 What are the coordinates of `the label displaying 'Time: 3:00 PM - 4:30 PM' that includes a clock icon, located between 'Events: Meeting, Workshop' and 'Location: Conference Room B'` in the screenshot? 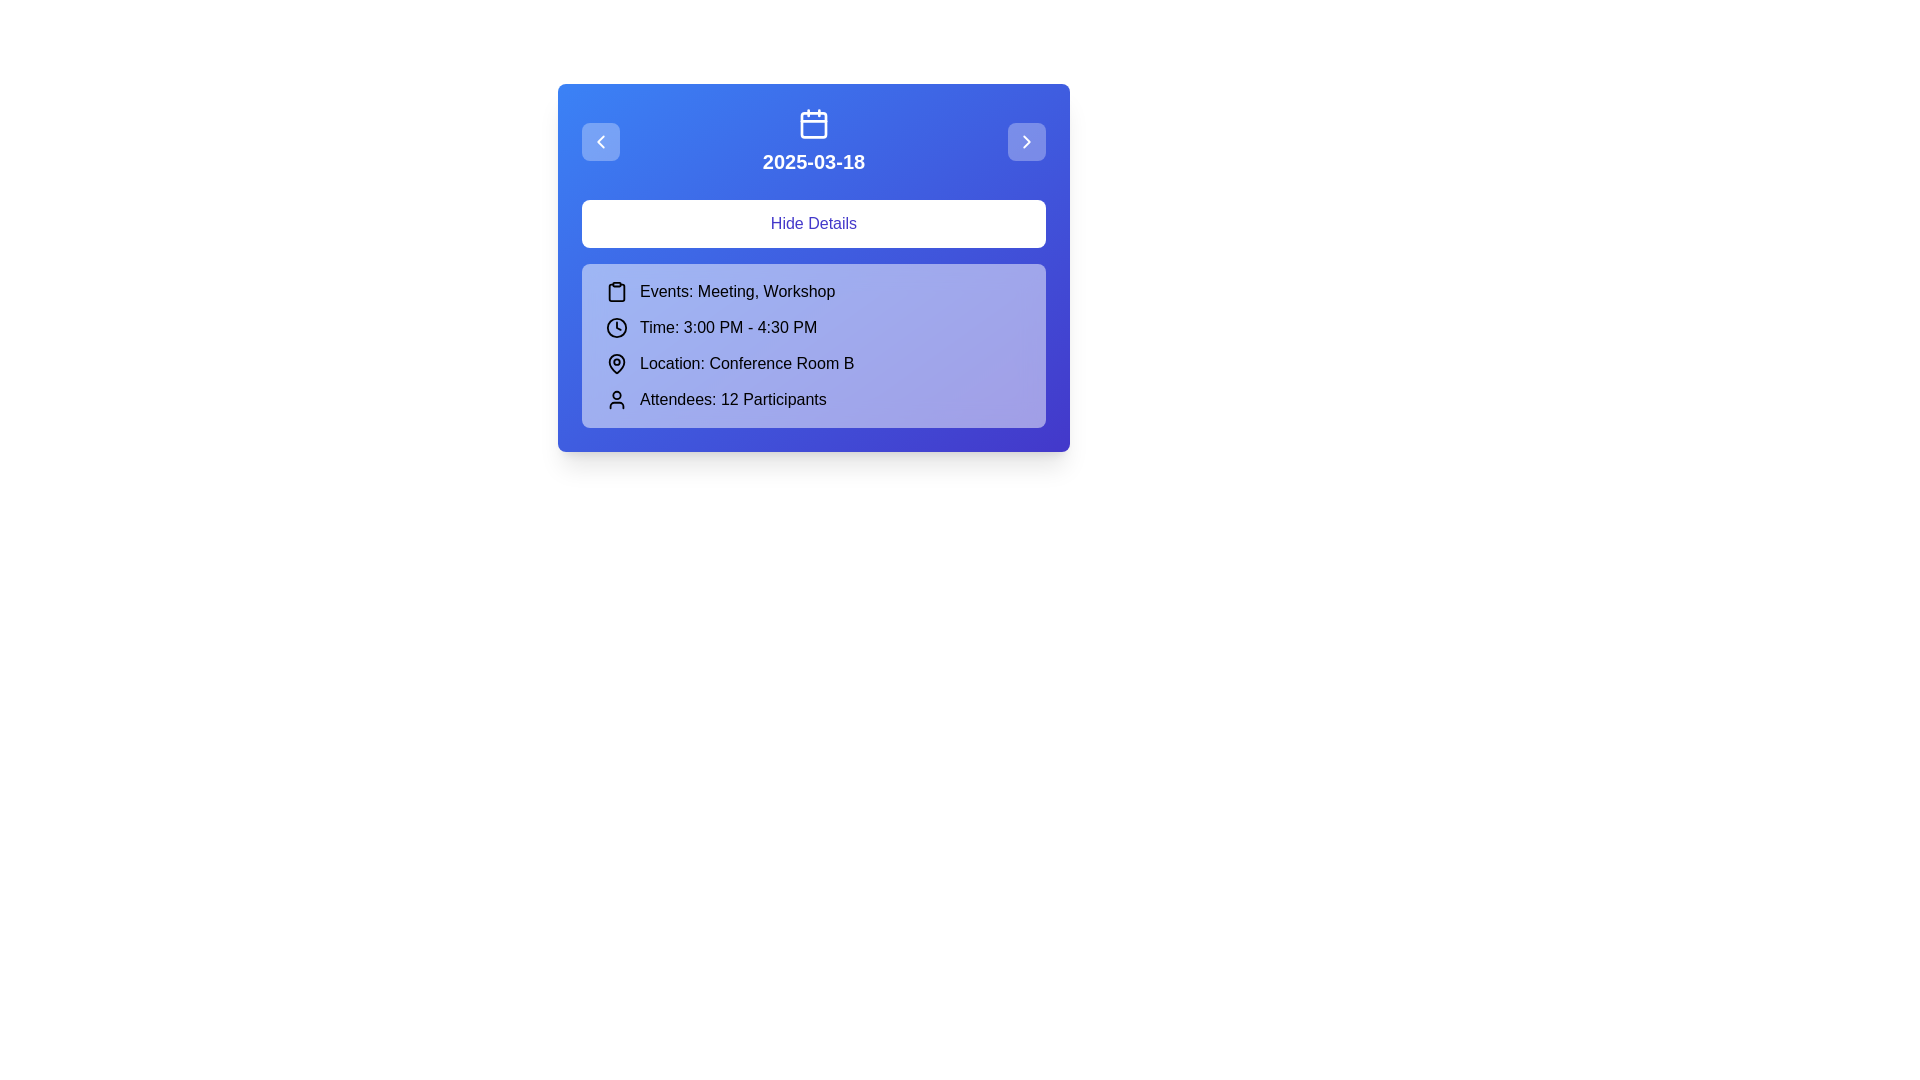 It's located at (814, 326).